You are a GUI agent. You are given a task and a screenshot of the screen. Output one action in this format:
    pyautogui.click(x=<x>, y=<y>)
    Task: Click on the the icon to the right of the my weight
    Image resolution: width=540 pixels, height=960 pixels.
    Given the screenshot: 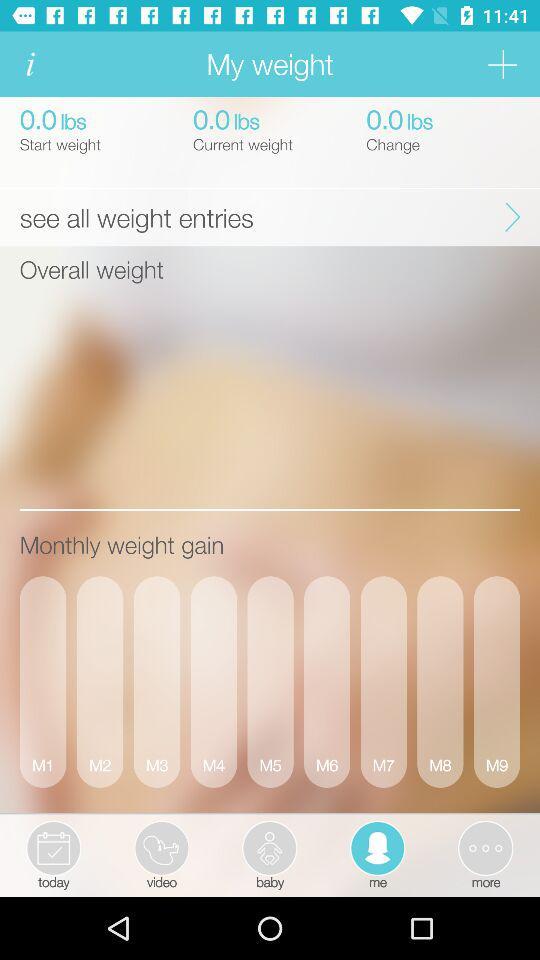 What is the action you would take?
    pyautogui.click(x=501, y=64)
    